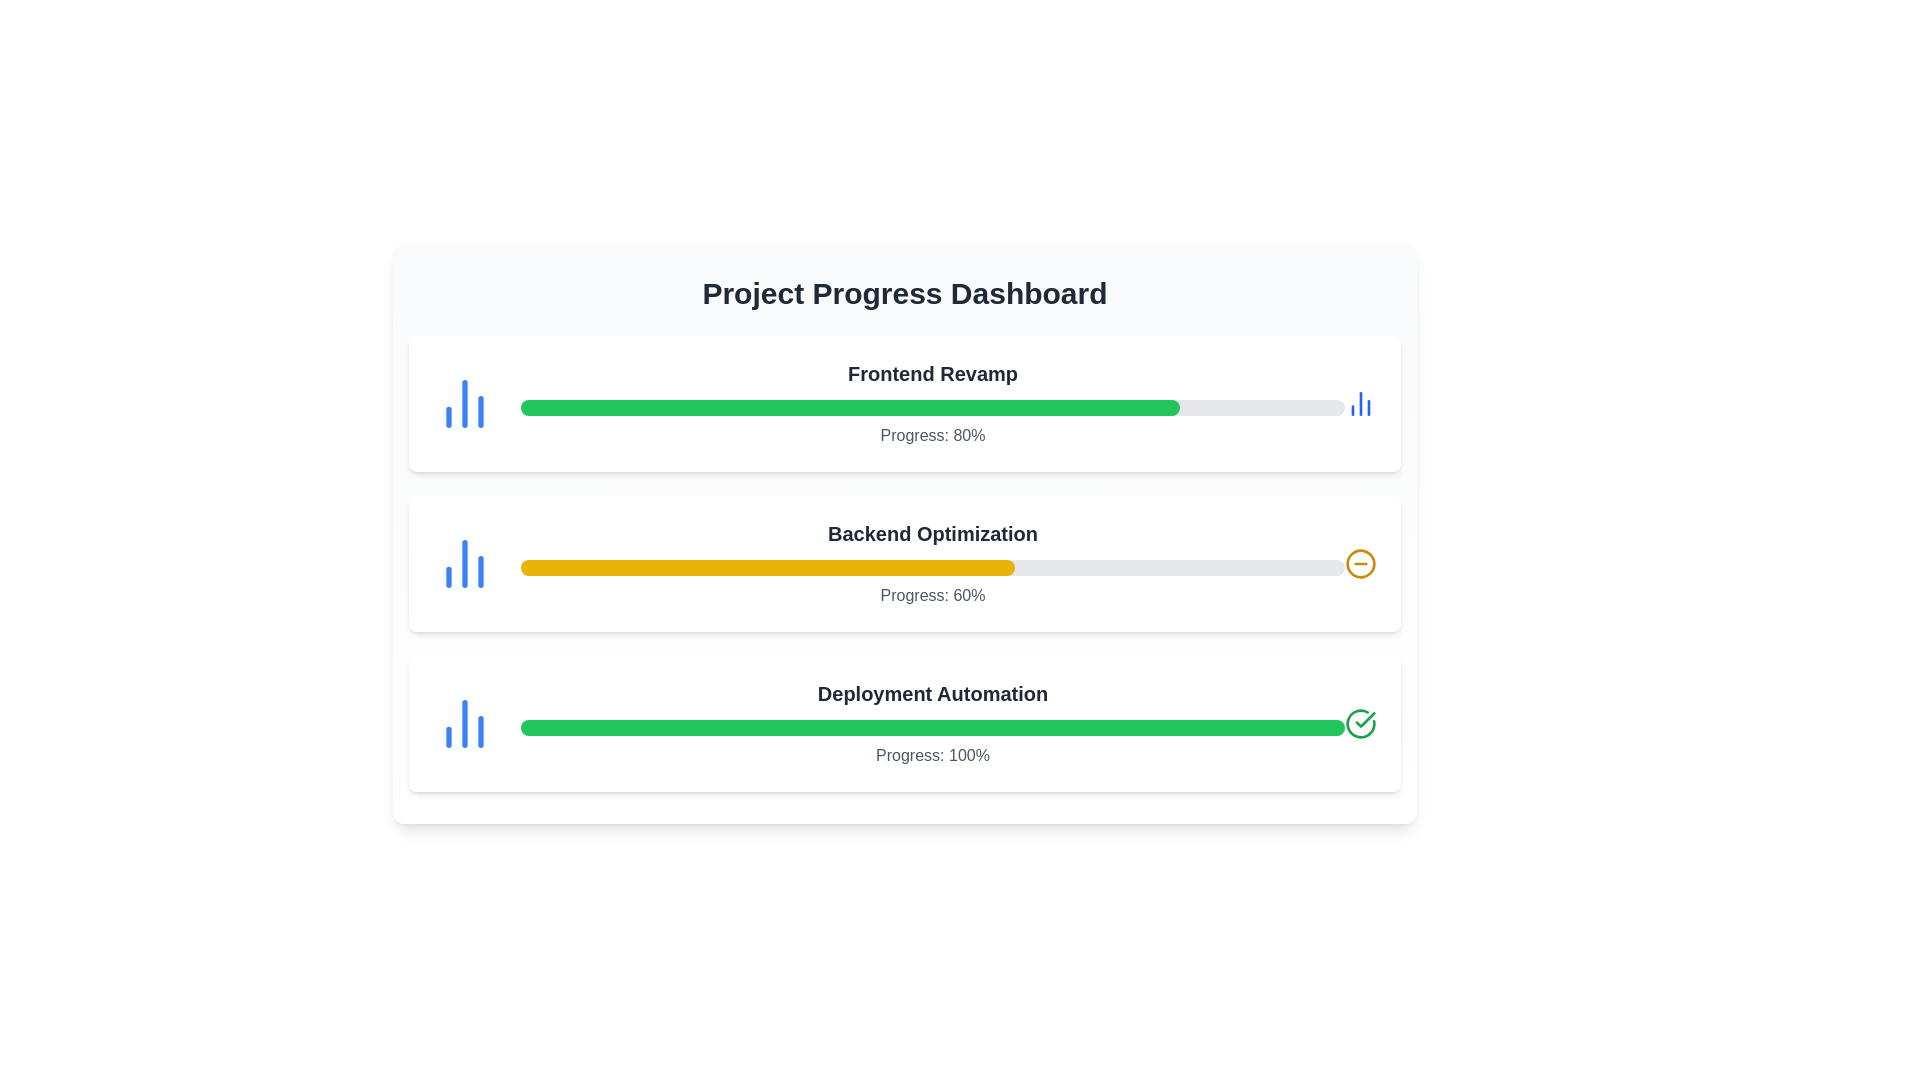  I want to click on the progress bar labeled 'Backend Optimization', so click(931, 563).